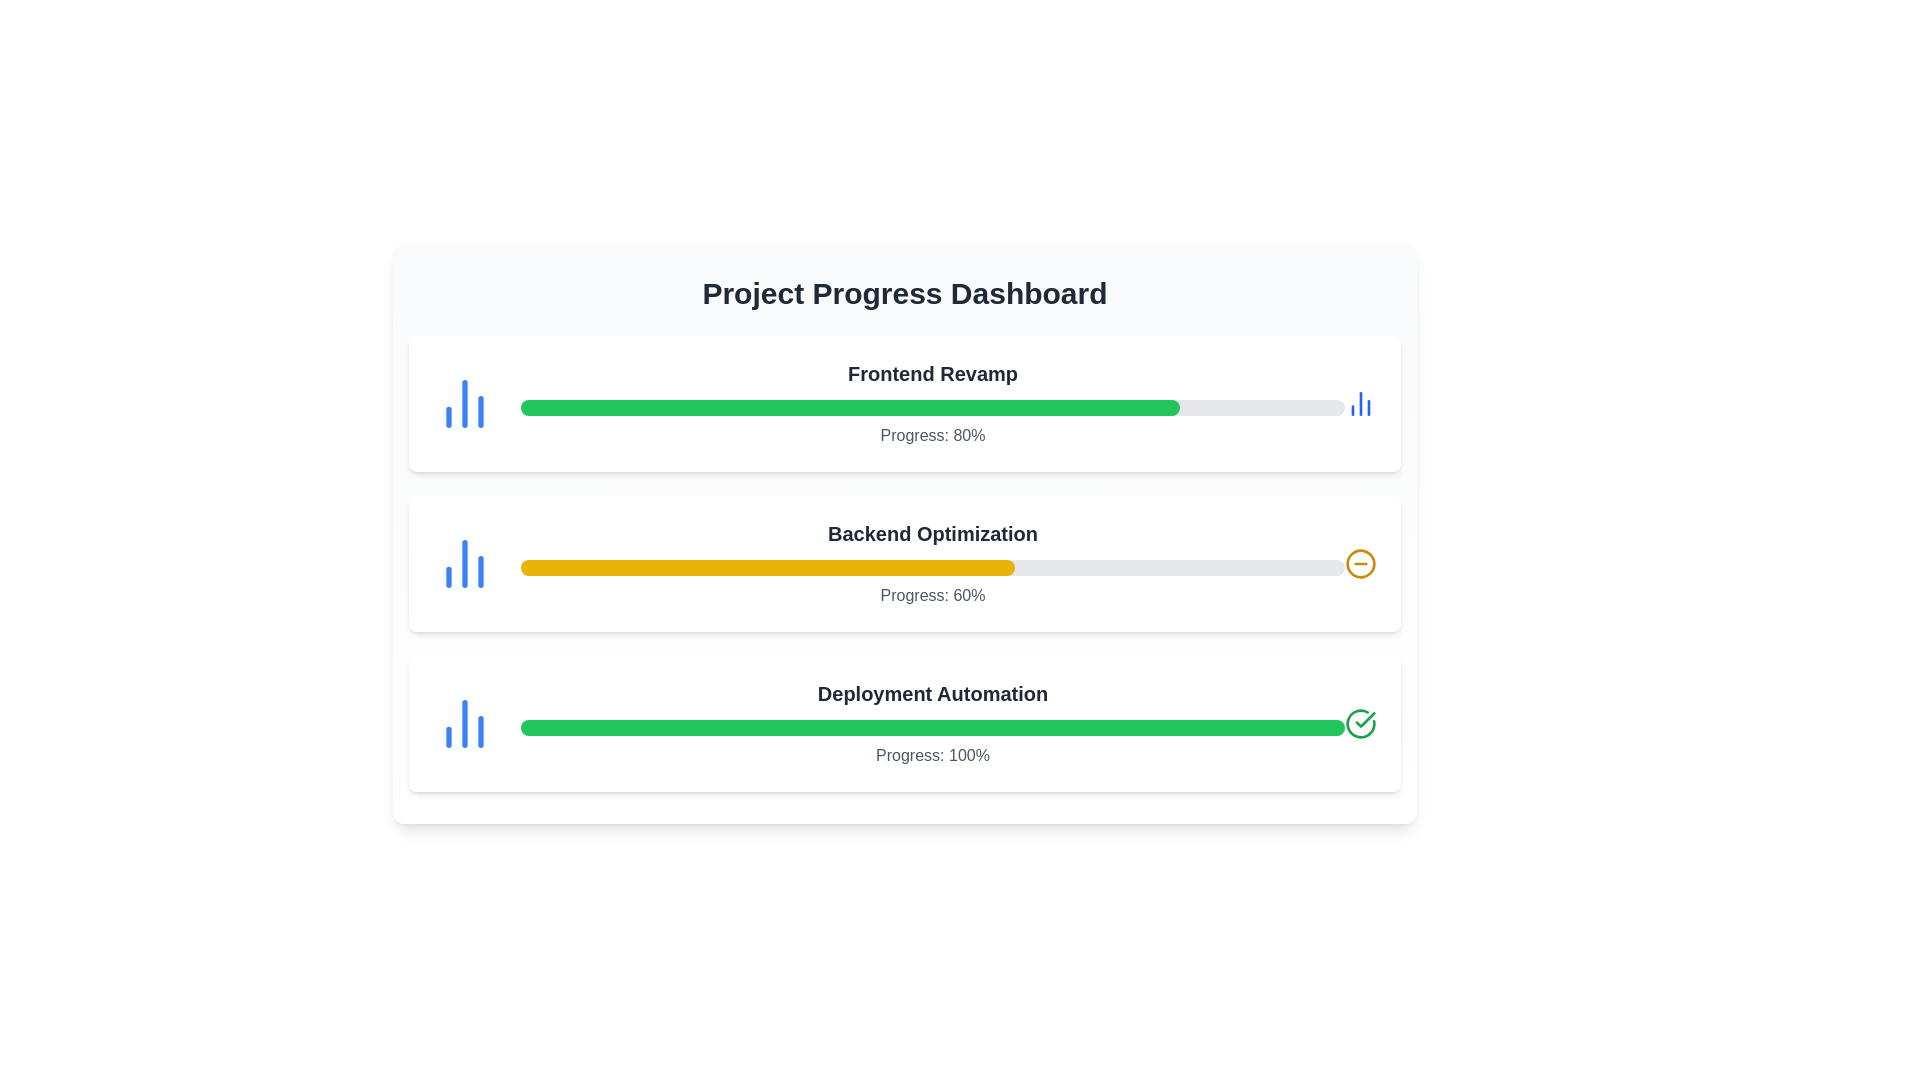  I want to click on the progress bar labeled 'Backend Optimization', so click(931, 563).